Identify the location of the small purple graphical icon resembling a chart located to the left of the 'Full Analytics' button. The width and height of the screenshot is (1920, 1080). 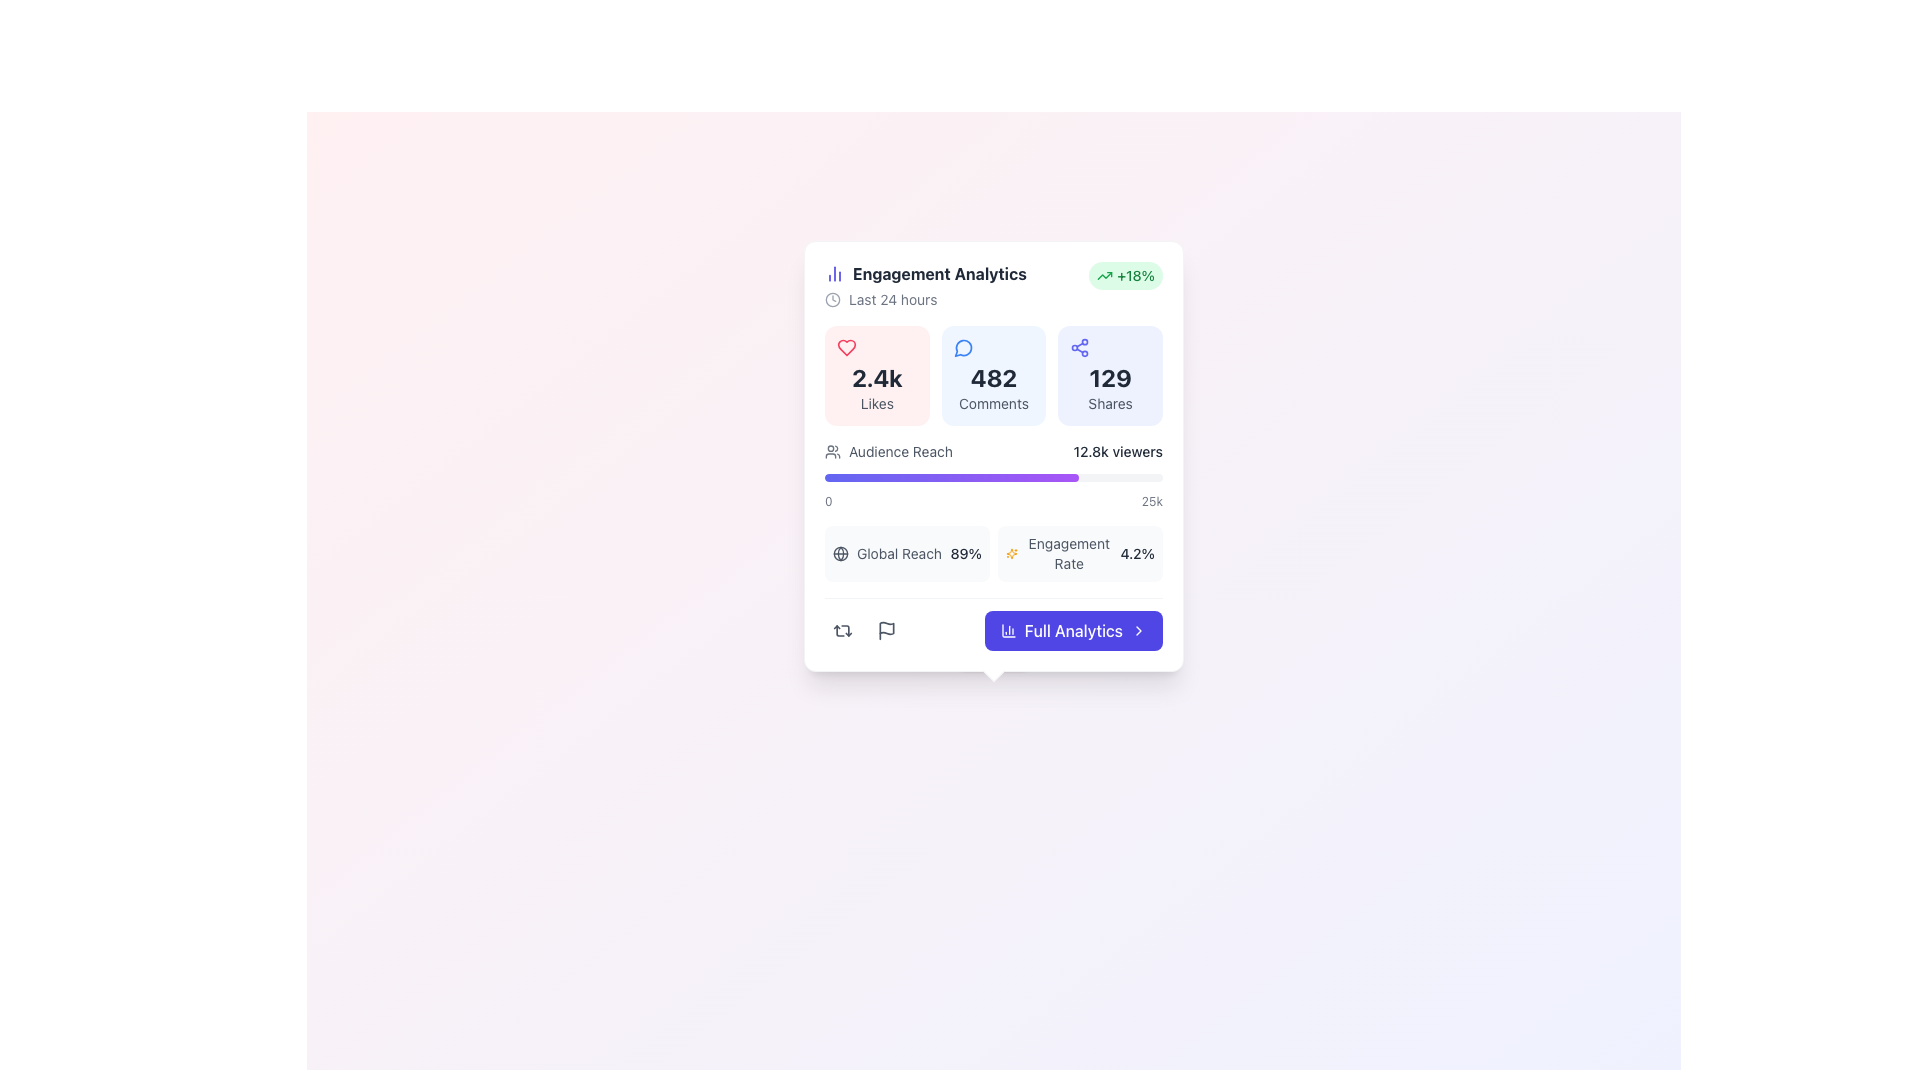
(1008, 631).